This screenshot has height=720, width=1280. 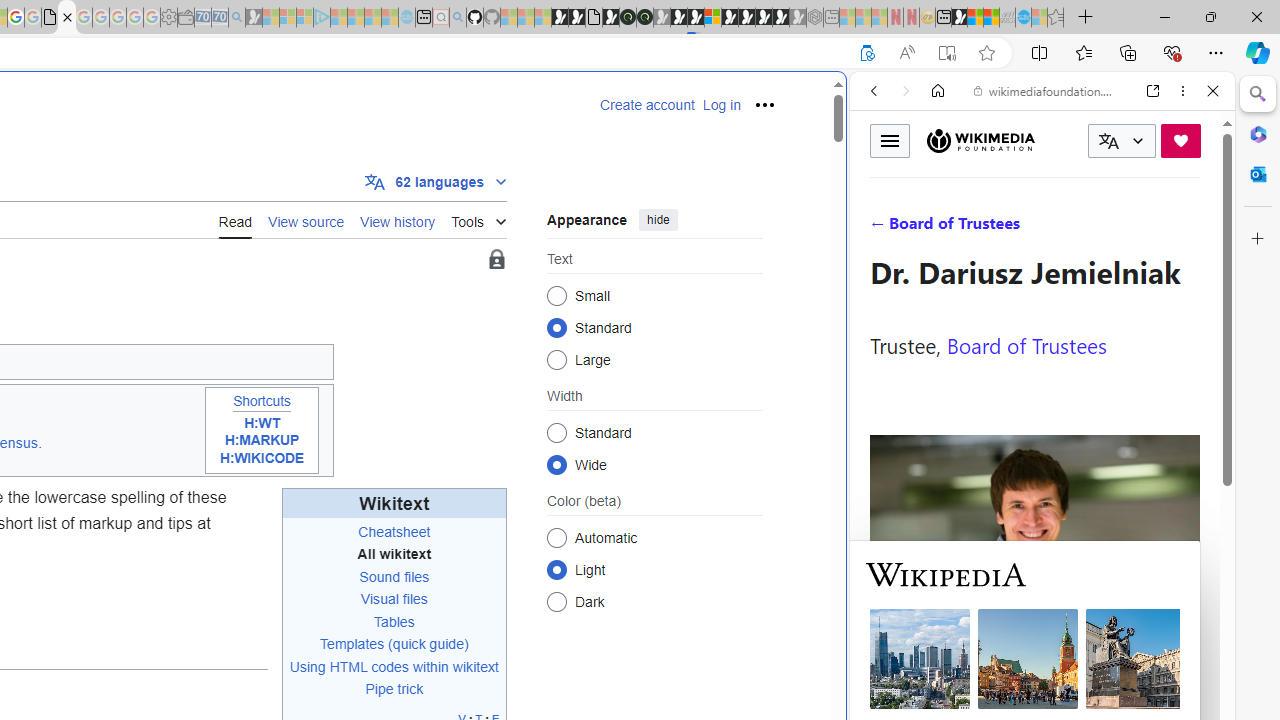 What do you see at coordinates (67, 17) in the screenshot?
I see `'Help:Wikitext - Wikipedia'` at bounding box center [67, 17].